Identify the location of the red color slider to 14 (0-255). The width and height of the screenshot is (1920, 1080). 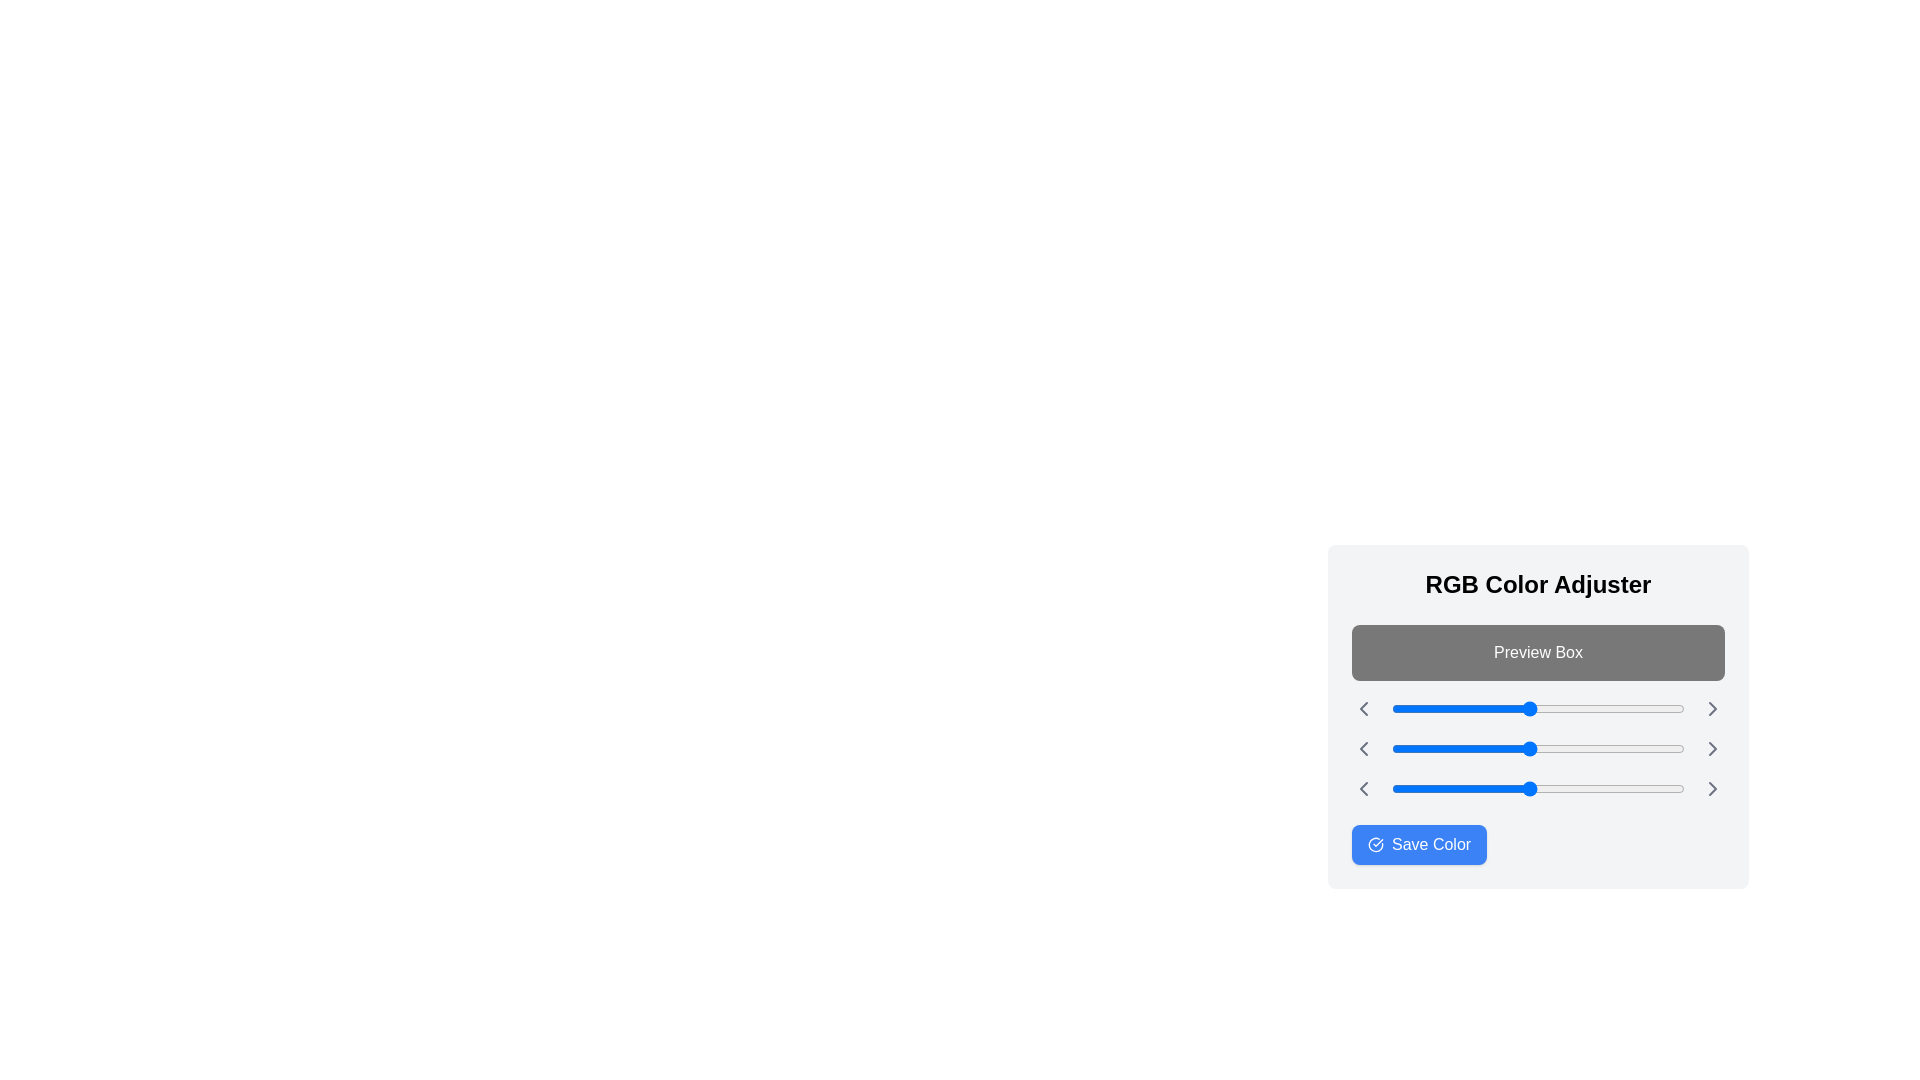
(1407, 708).